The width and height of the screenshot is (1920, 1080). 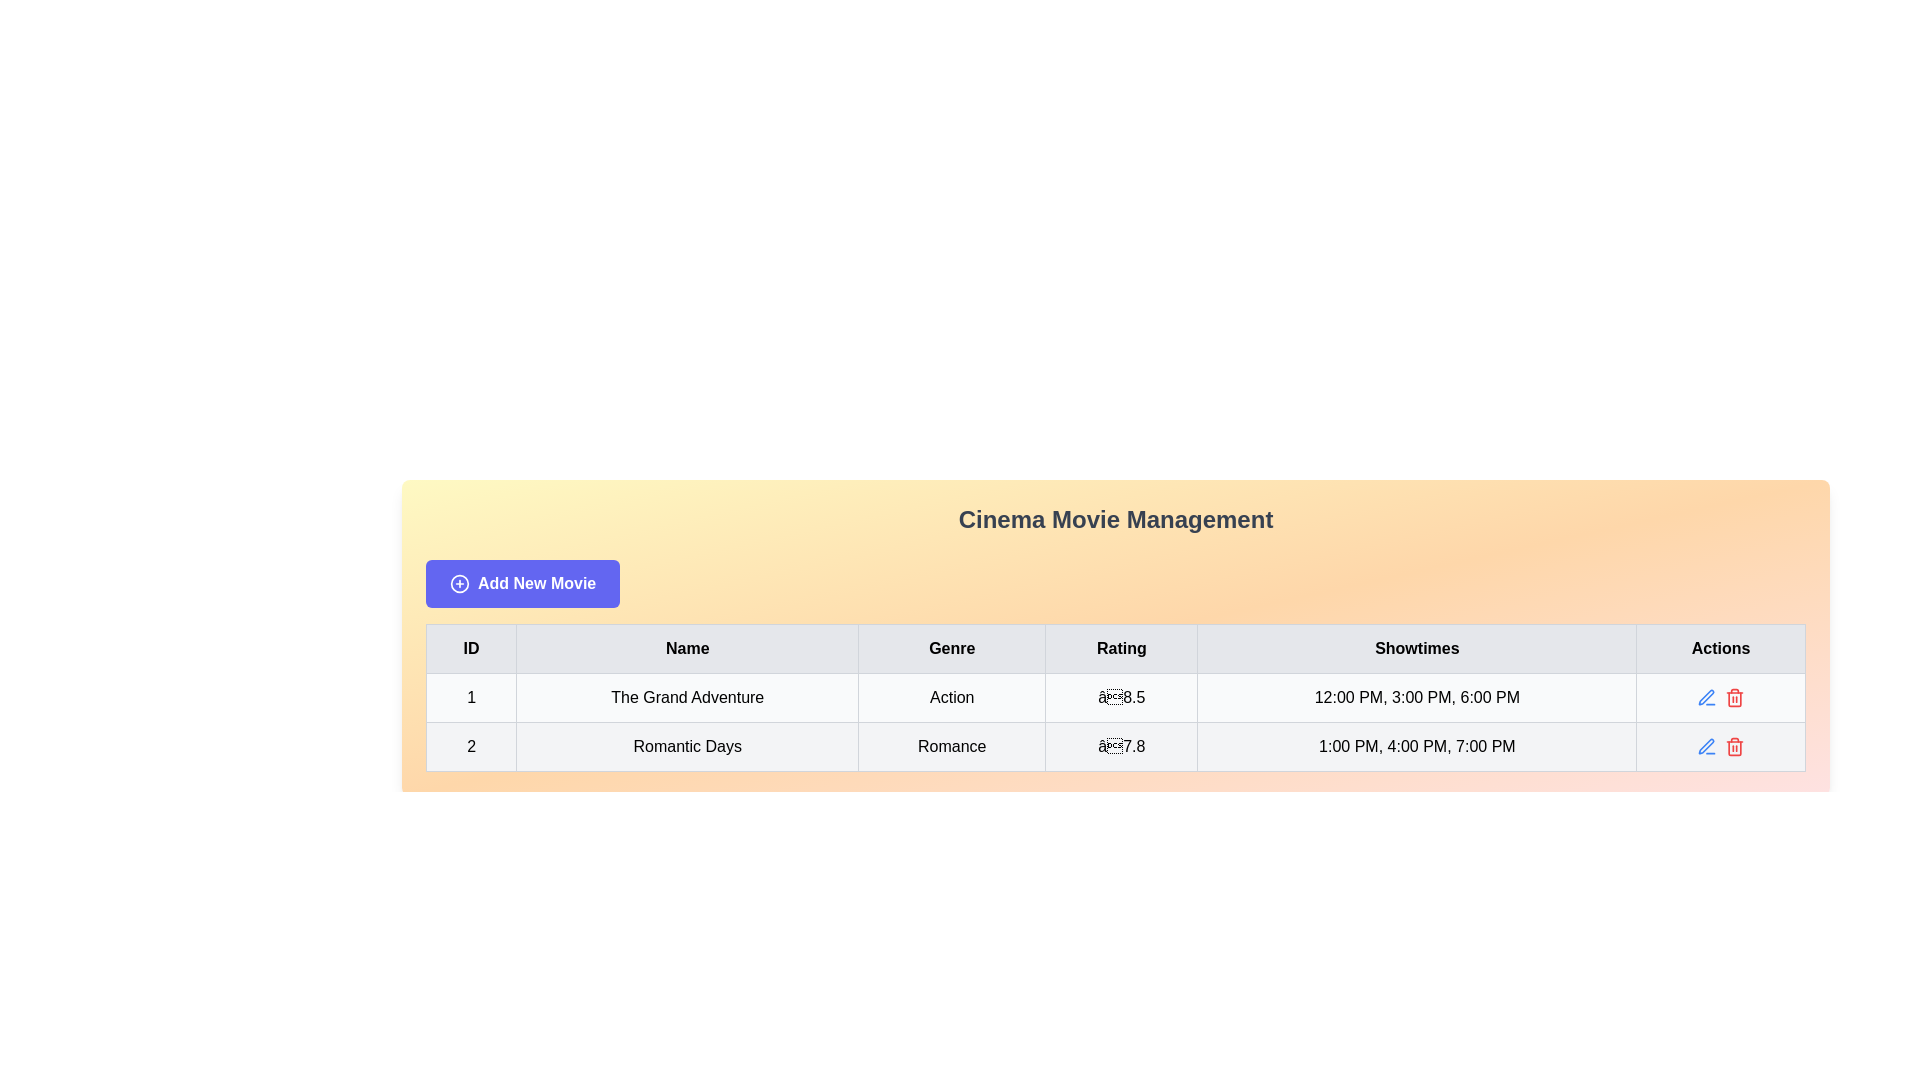 What do you see at coordinates (1720, 648) in the screenshot?
I see `the Text label in the table header, which is the sixth item in the row after 'ID', 'Name', 'Genre', 'Rating', and 'Showtimes', located at the top-right corner of the table` at bounding box center [1720, 648].